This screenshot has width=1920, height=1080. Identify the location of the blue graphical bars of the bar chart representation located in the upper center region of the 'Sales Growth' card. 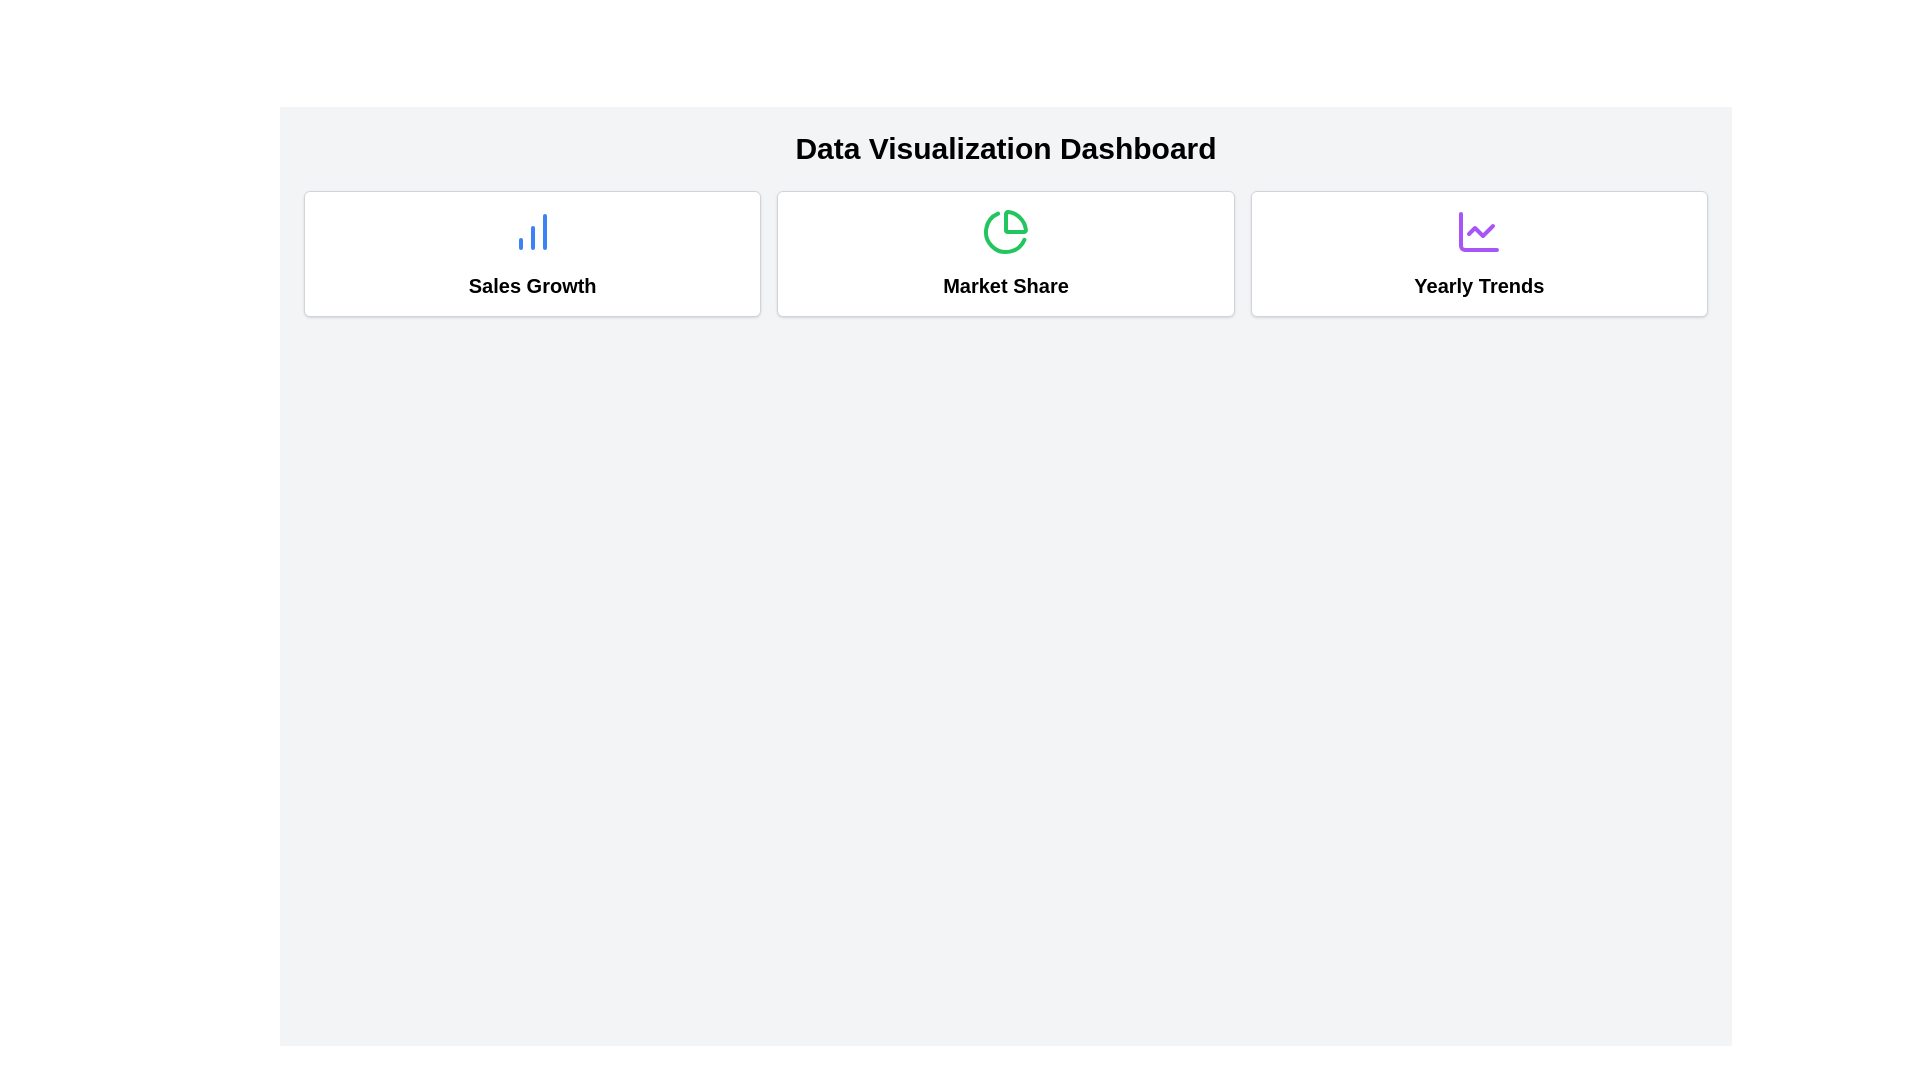
(532, 230).